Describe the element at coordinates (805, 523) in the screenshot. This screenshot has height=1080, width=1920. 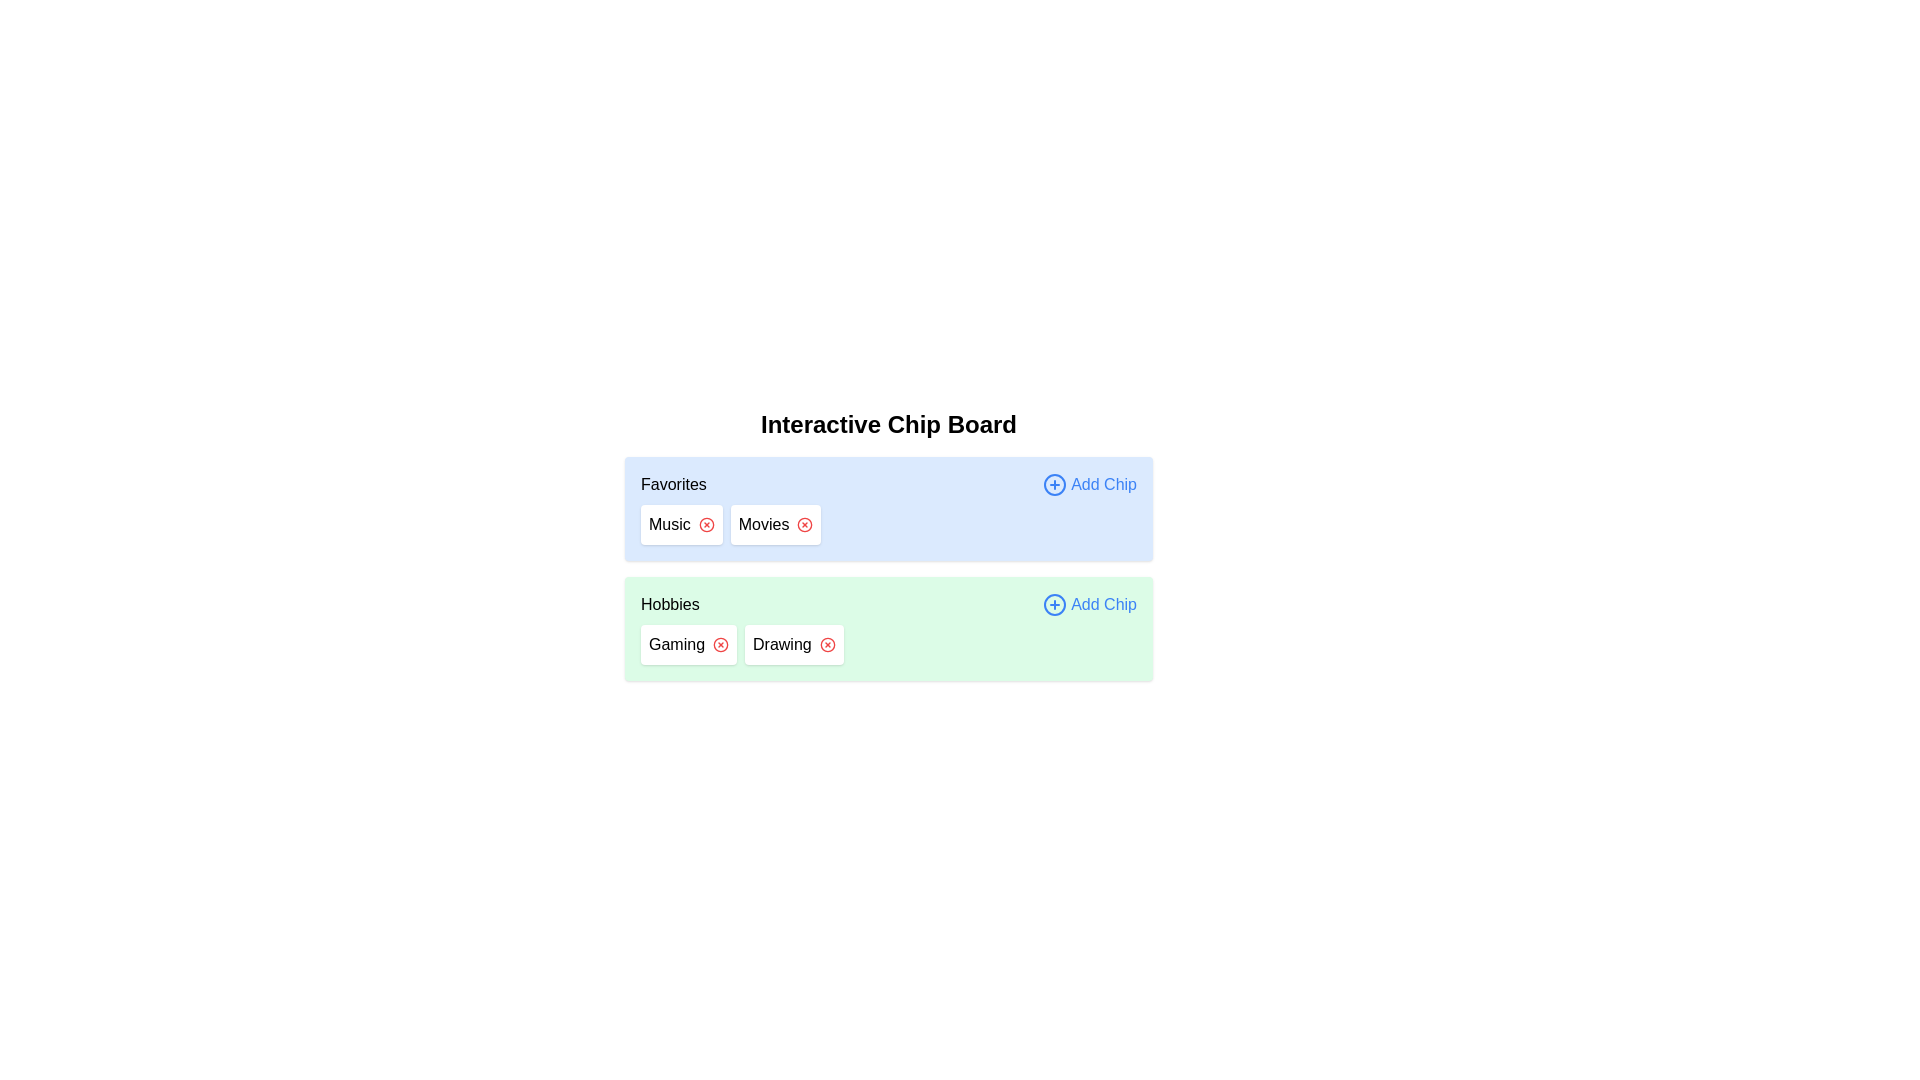
I see `'Remove' icon on the chip labeled Movies` at that location.